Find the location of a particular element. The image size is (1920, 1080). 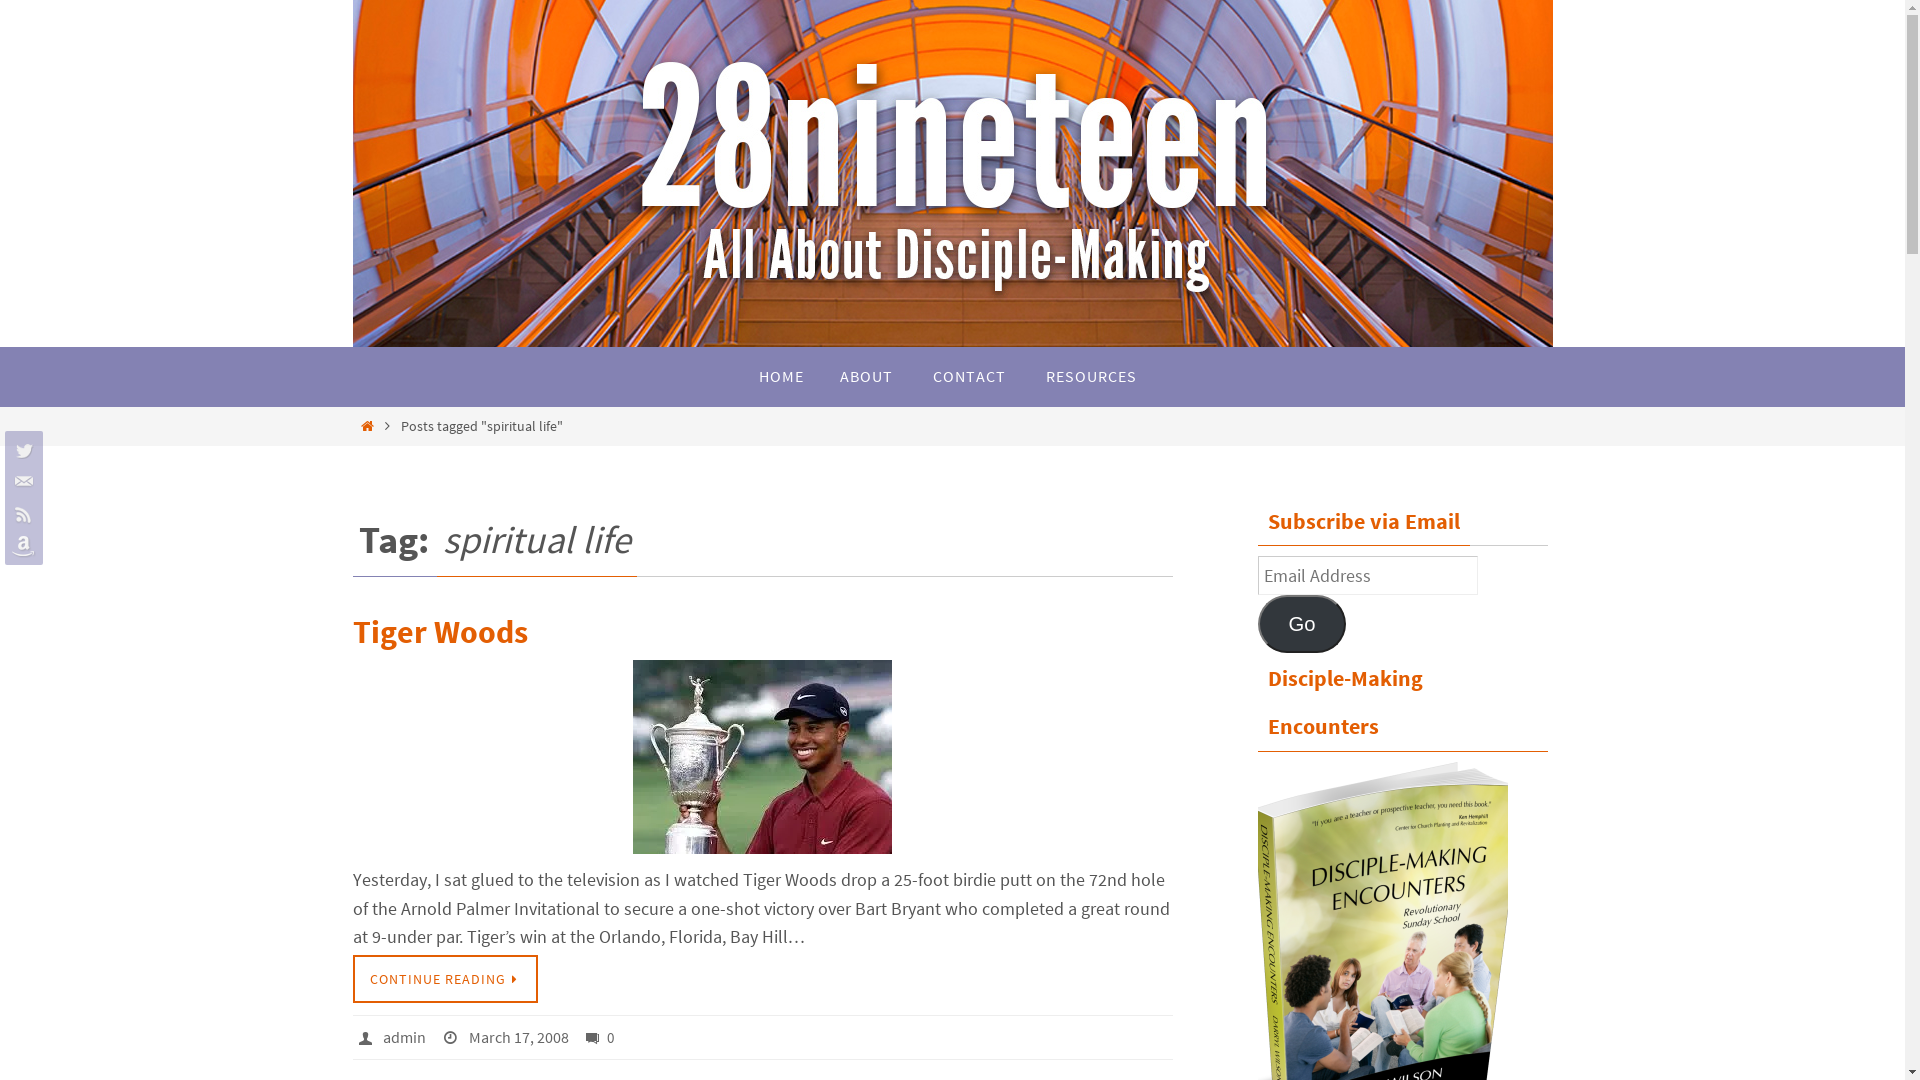

'RSS Feed' is located at coordinates (20, 512).